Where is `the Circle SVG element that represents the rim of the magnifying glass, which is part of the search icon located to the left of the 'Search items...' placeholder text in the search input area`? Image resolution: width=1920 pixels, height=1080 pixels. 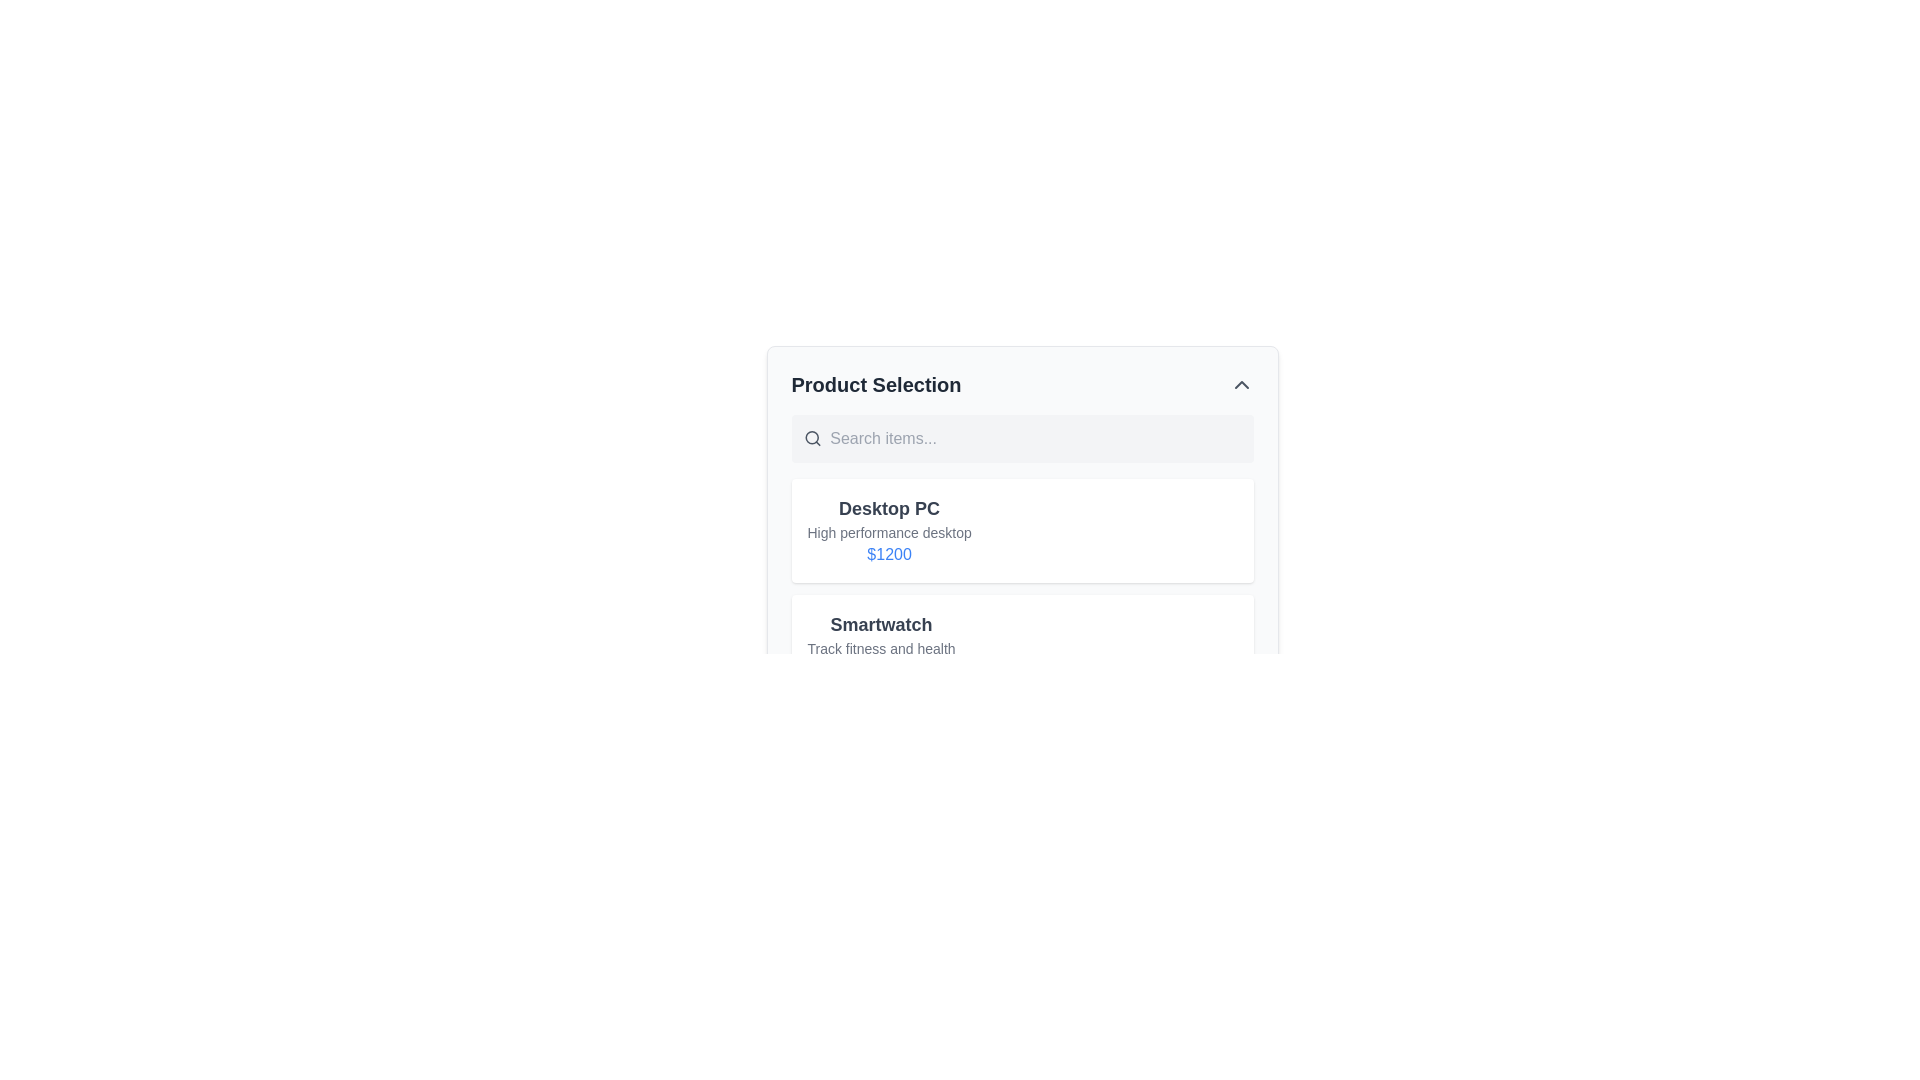 the Circle SVG element that represents the rim of the magnifying glass, which is part of the search icon located to the left of the 'Search items...' placeholder text in the search input area is located at coordinates (812, 437).